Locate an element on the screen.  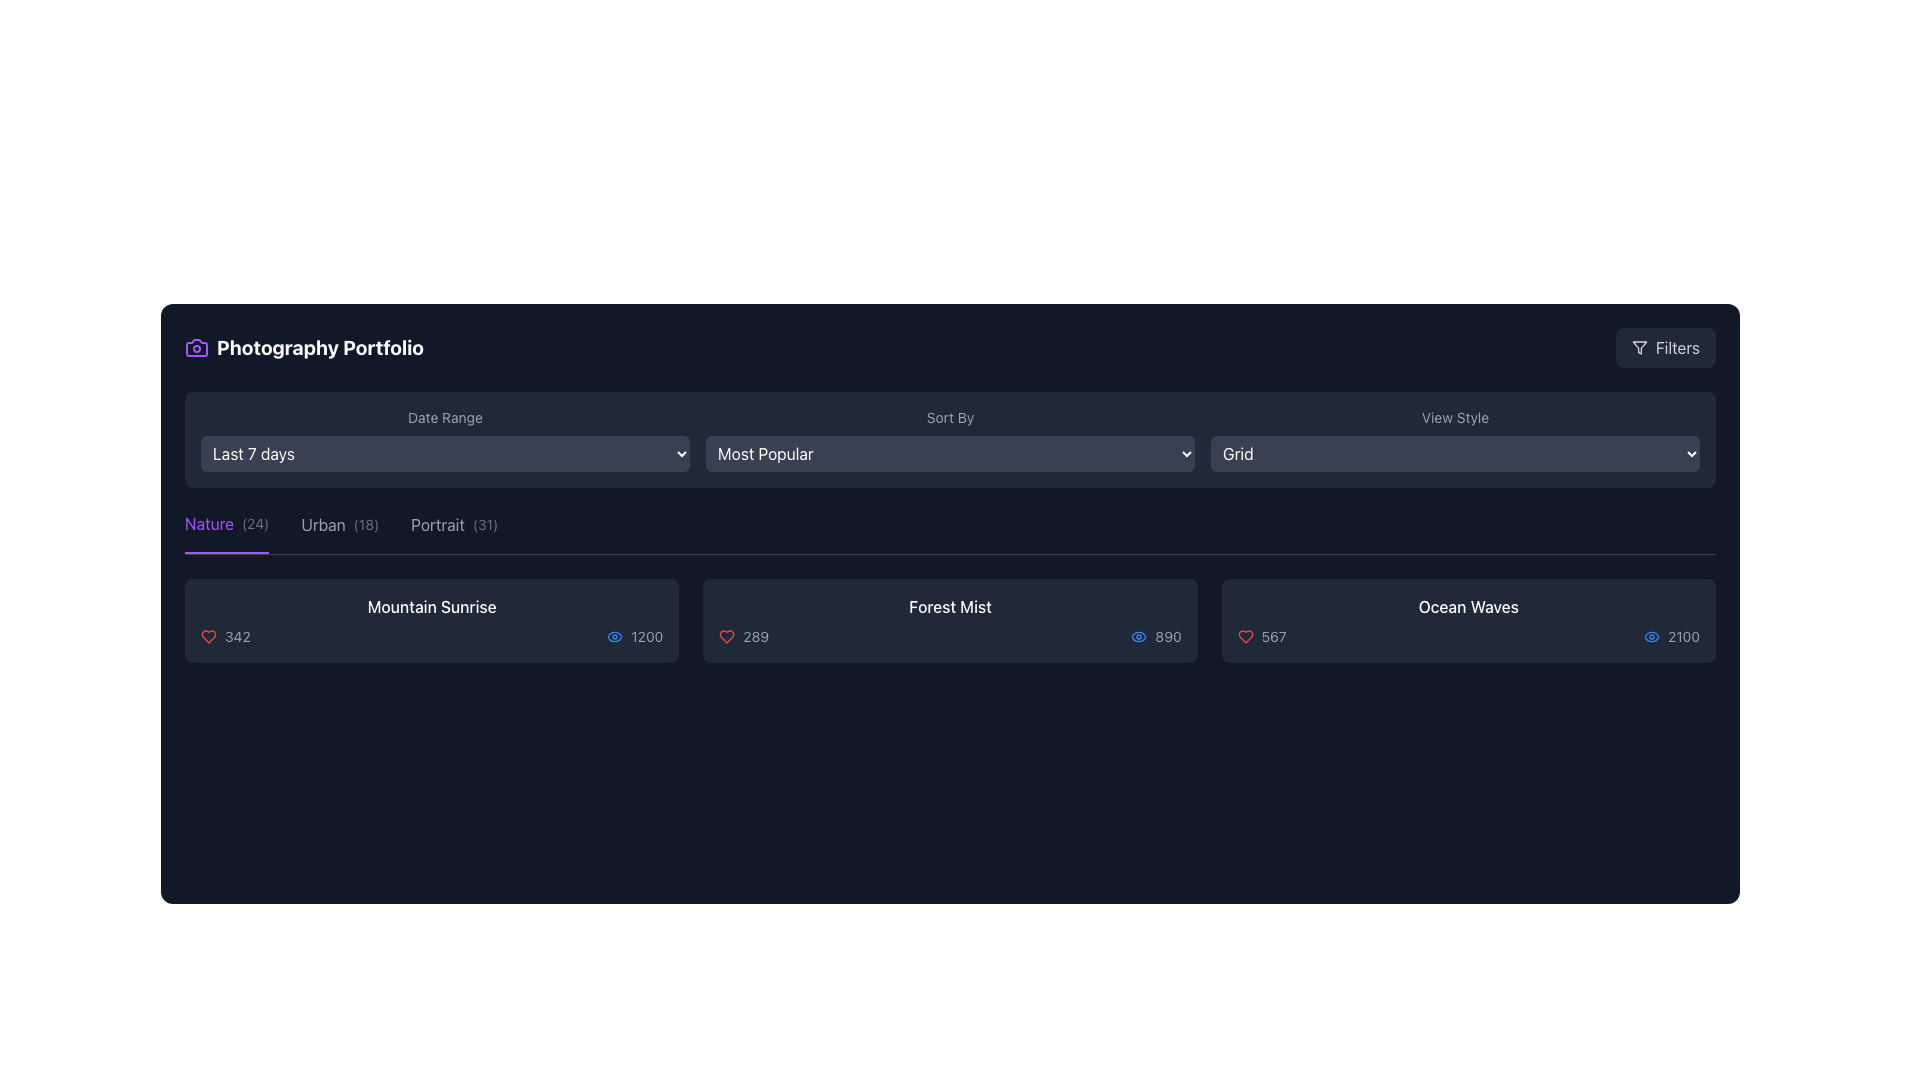
the red heart icon used for likes or favorites located in the bottom-left corner of the 'Forest Mist' card, positioned to the left of the numeric text '289' is located at coordinates (726, 636).